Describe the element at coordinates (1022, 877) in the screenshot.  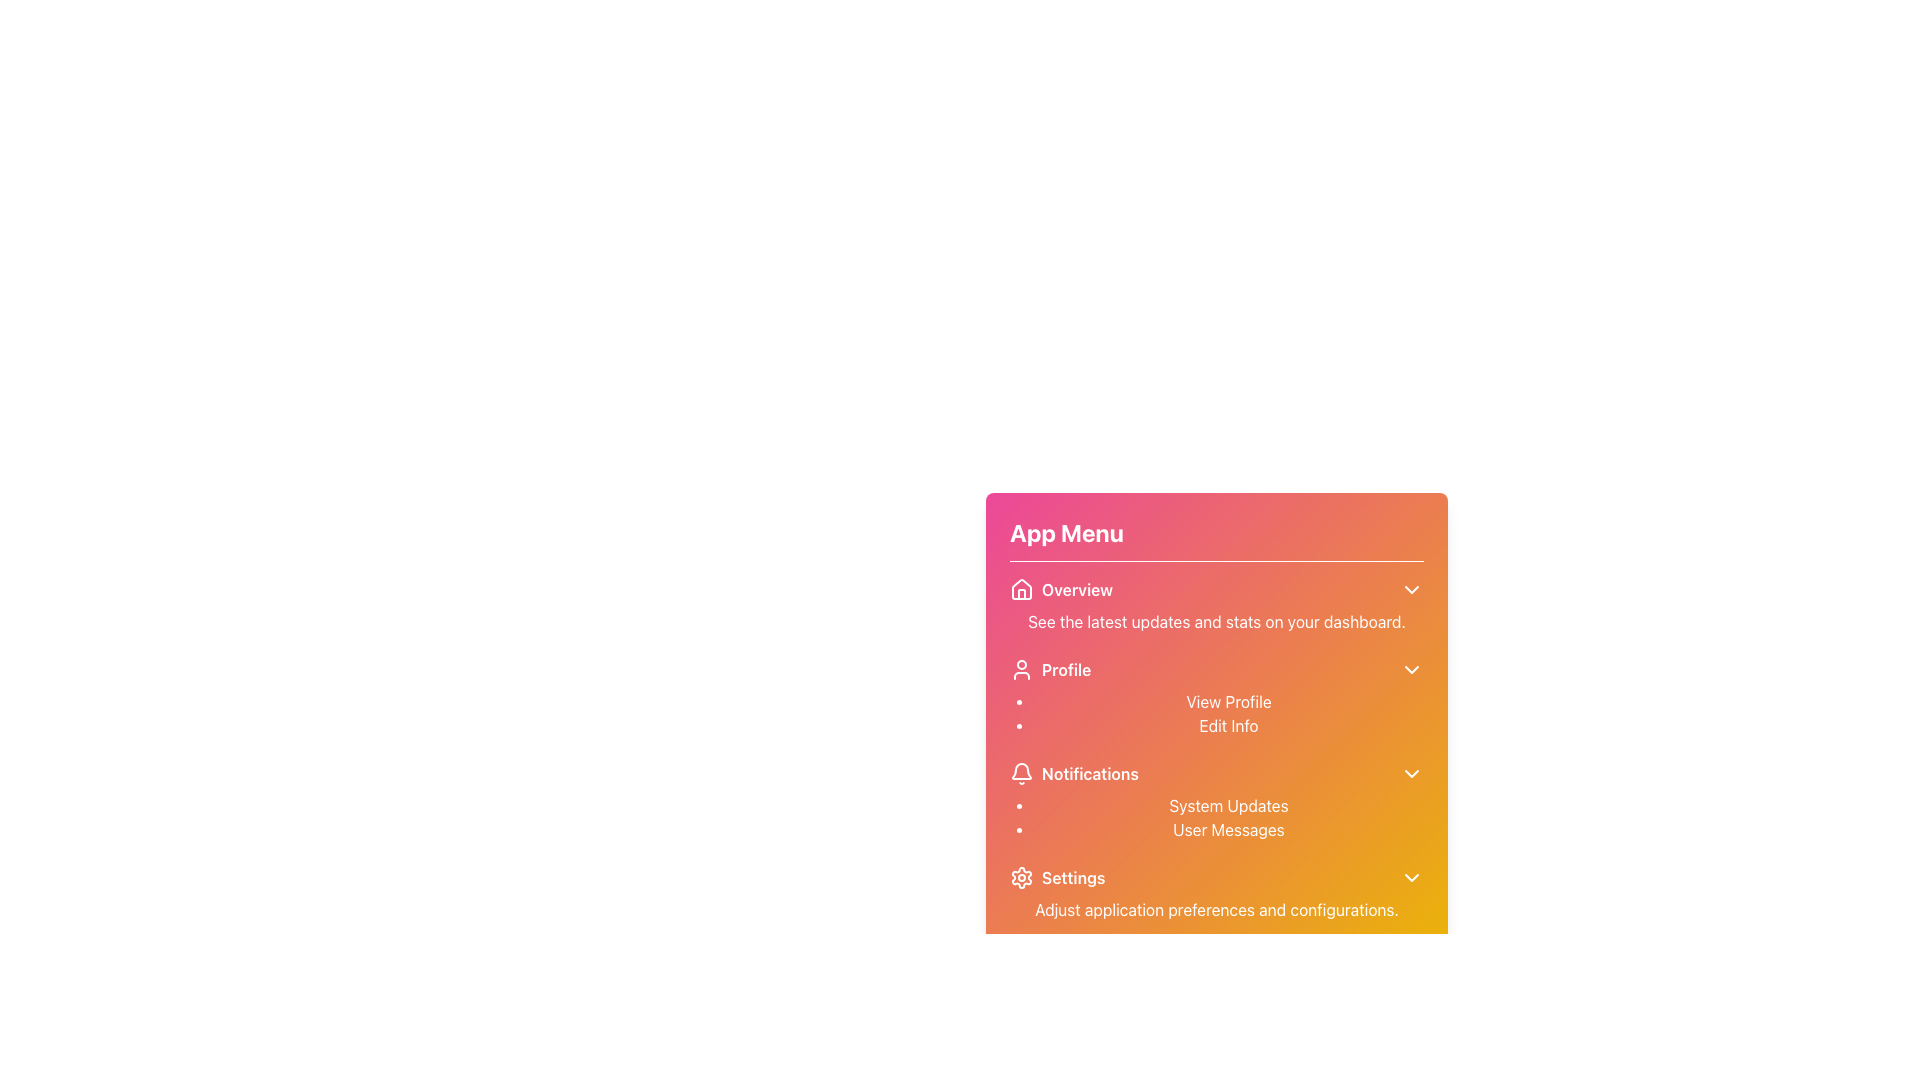
I see `the gear icon representing the 'Settings' option in the App Menu, which is the leftmost icon next to the text 'Settings'` at that location.